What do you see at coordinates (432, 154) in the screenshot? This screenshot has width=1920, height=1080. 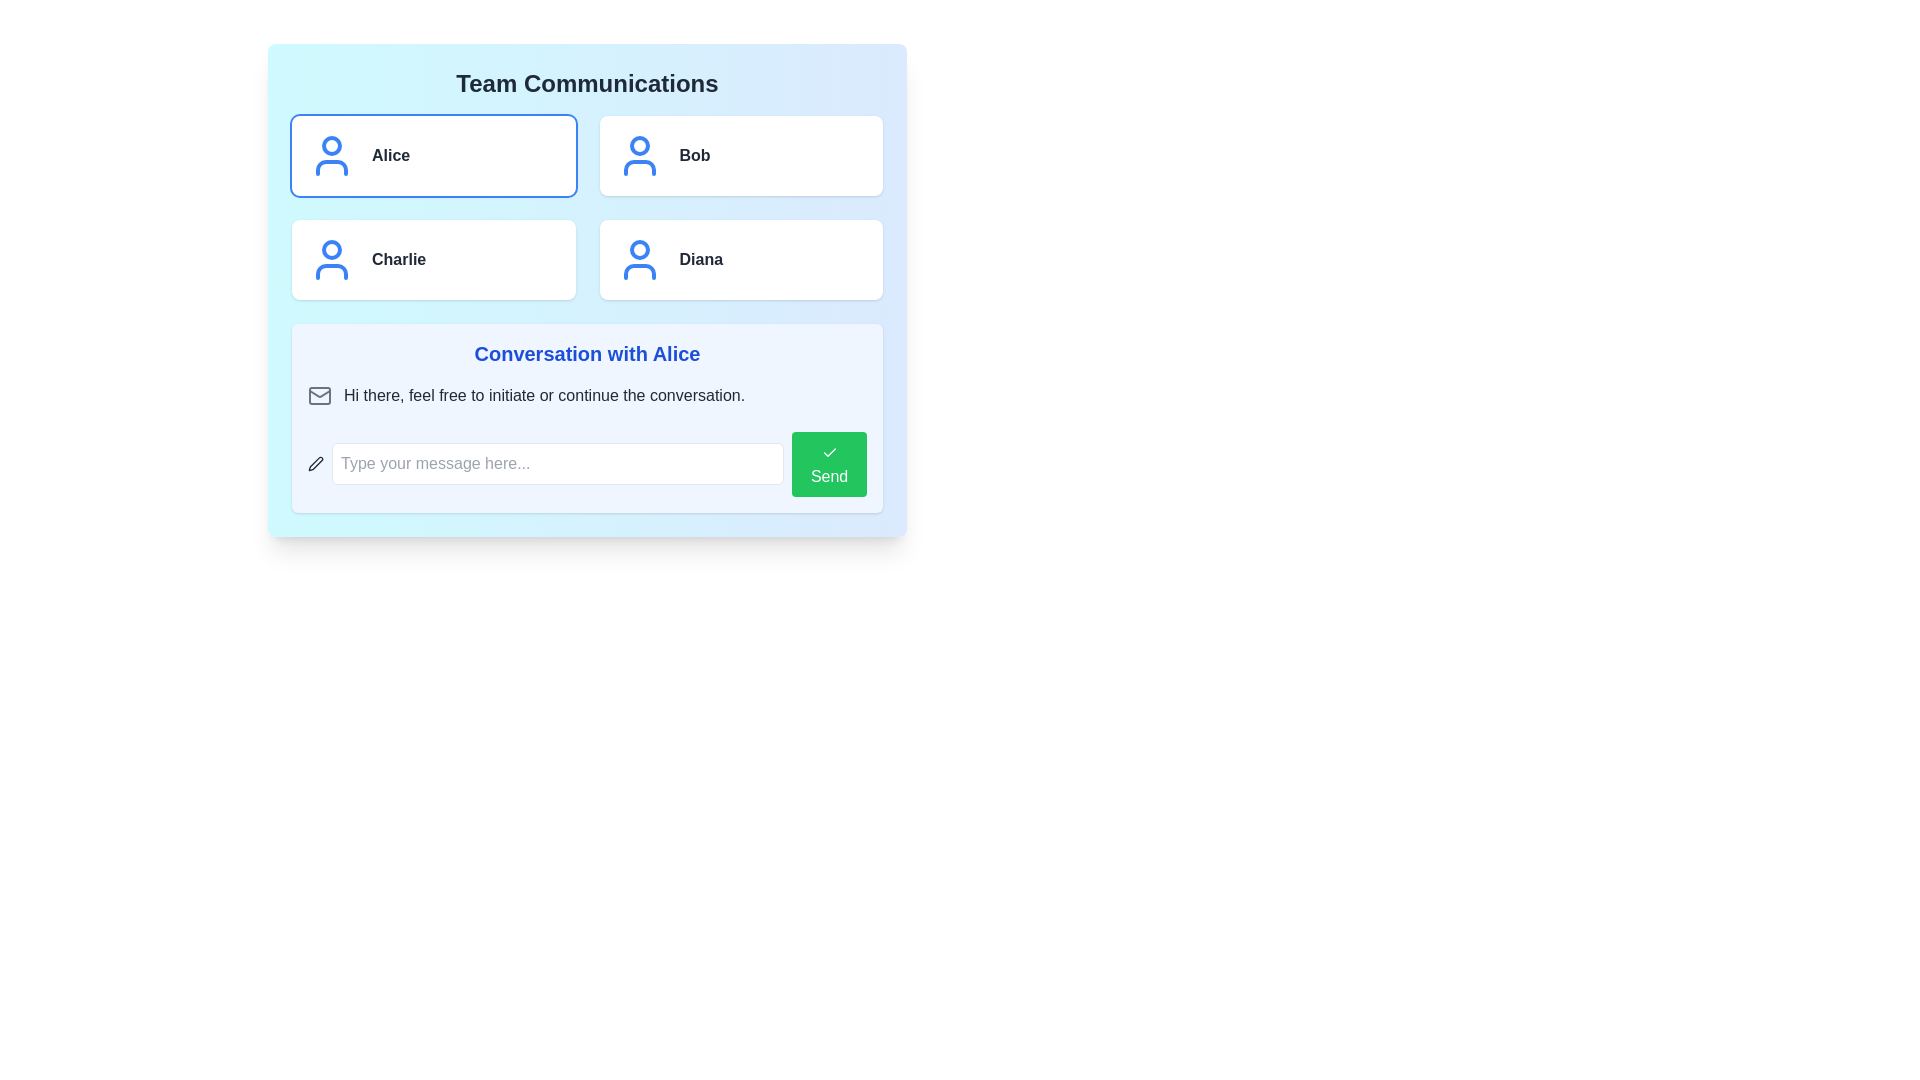 I see `the selectable card for user 'Alice'` at bounding box center [432, 154].